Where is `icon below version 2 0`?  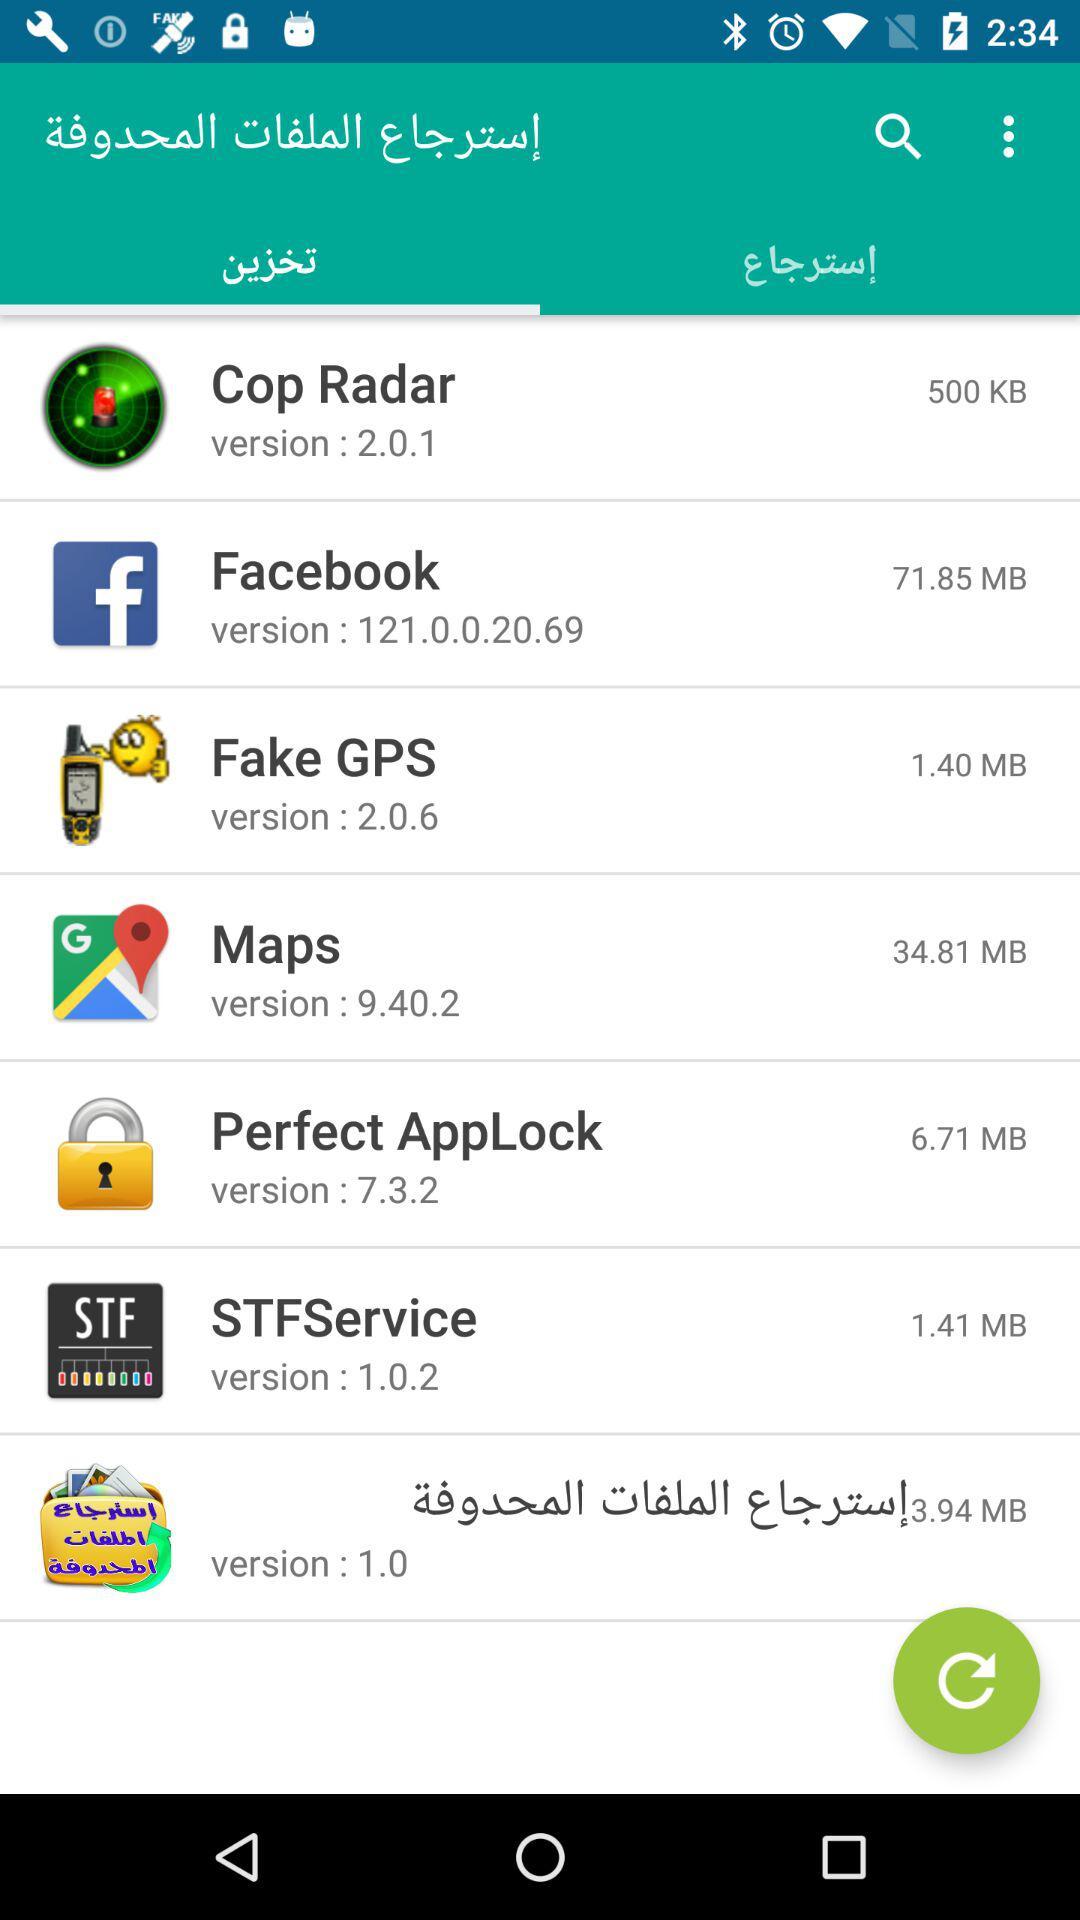
icon below version 2 0 is located at coordinates (551, 941).